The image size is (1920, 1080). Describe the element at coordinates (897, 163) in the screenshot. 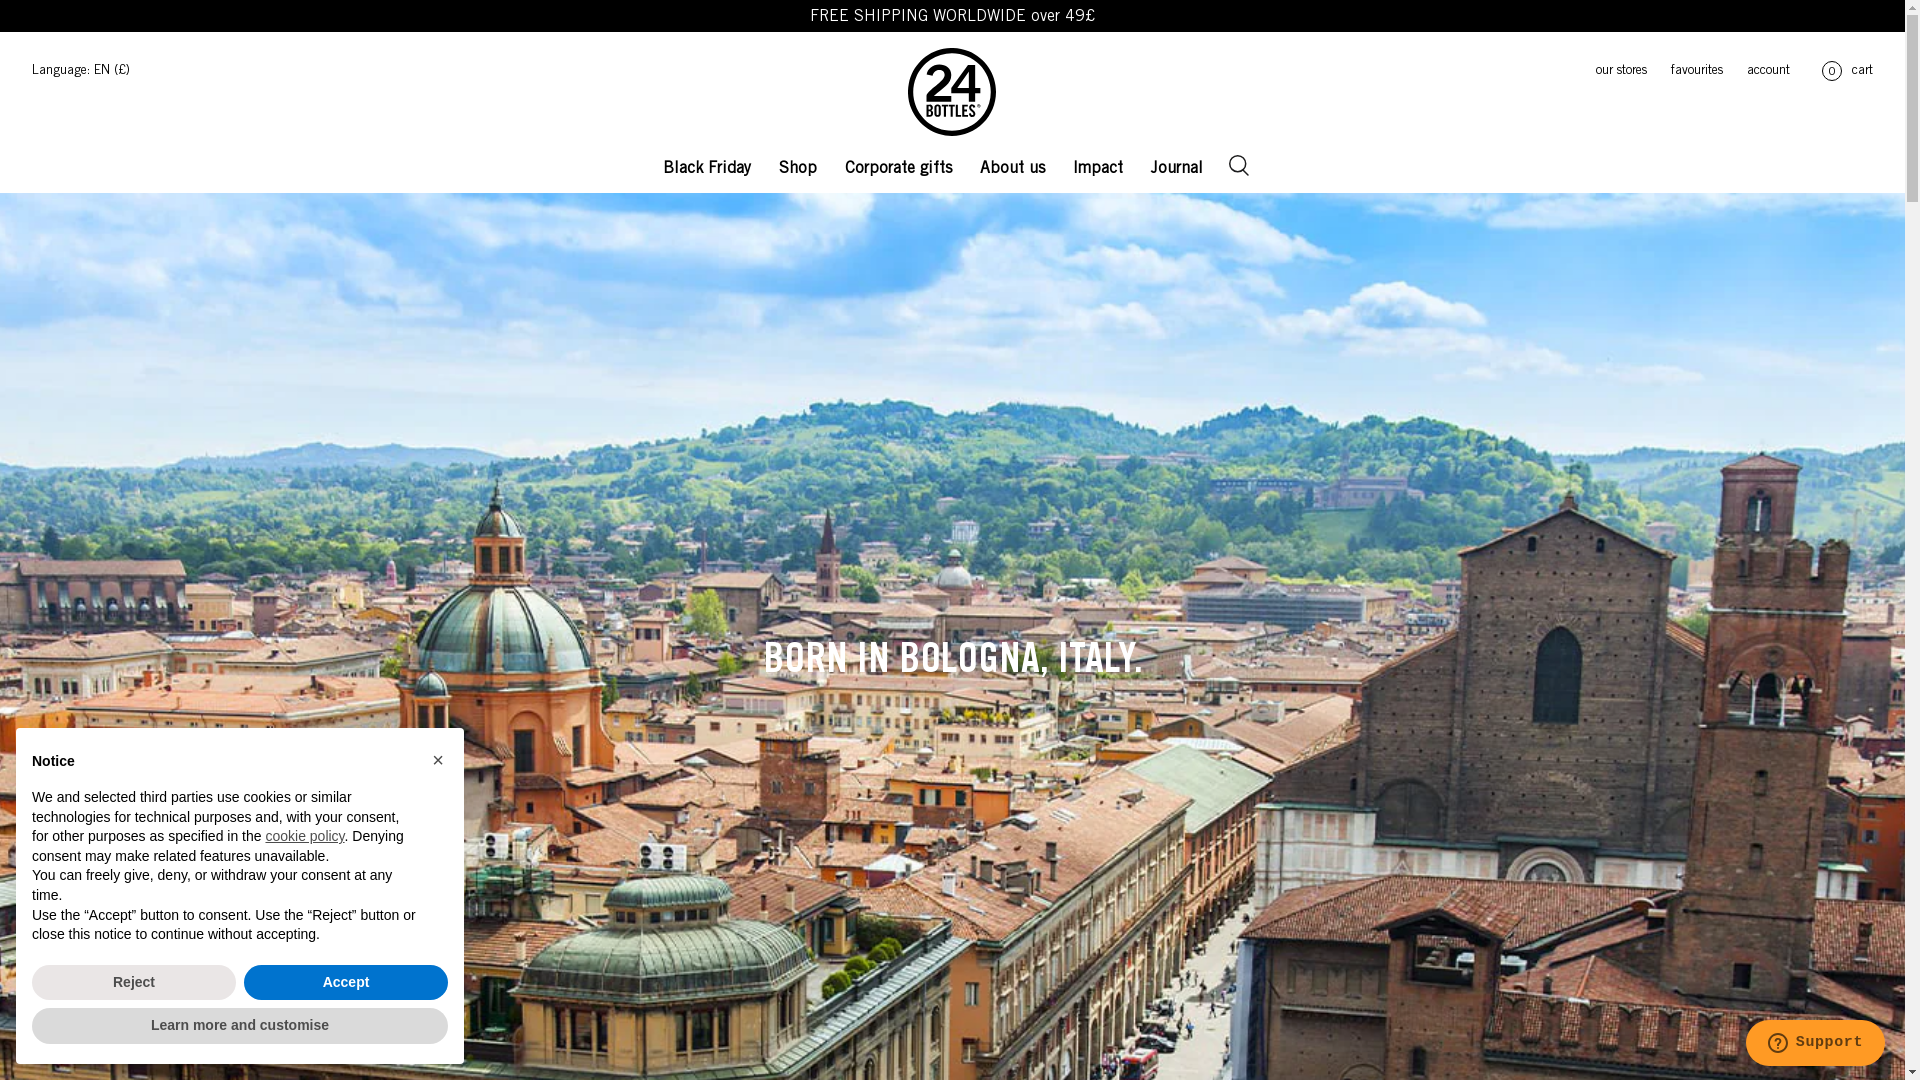

I see `'Corporate gifts'` at that location.